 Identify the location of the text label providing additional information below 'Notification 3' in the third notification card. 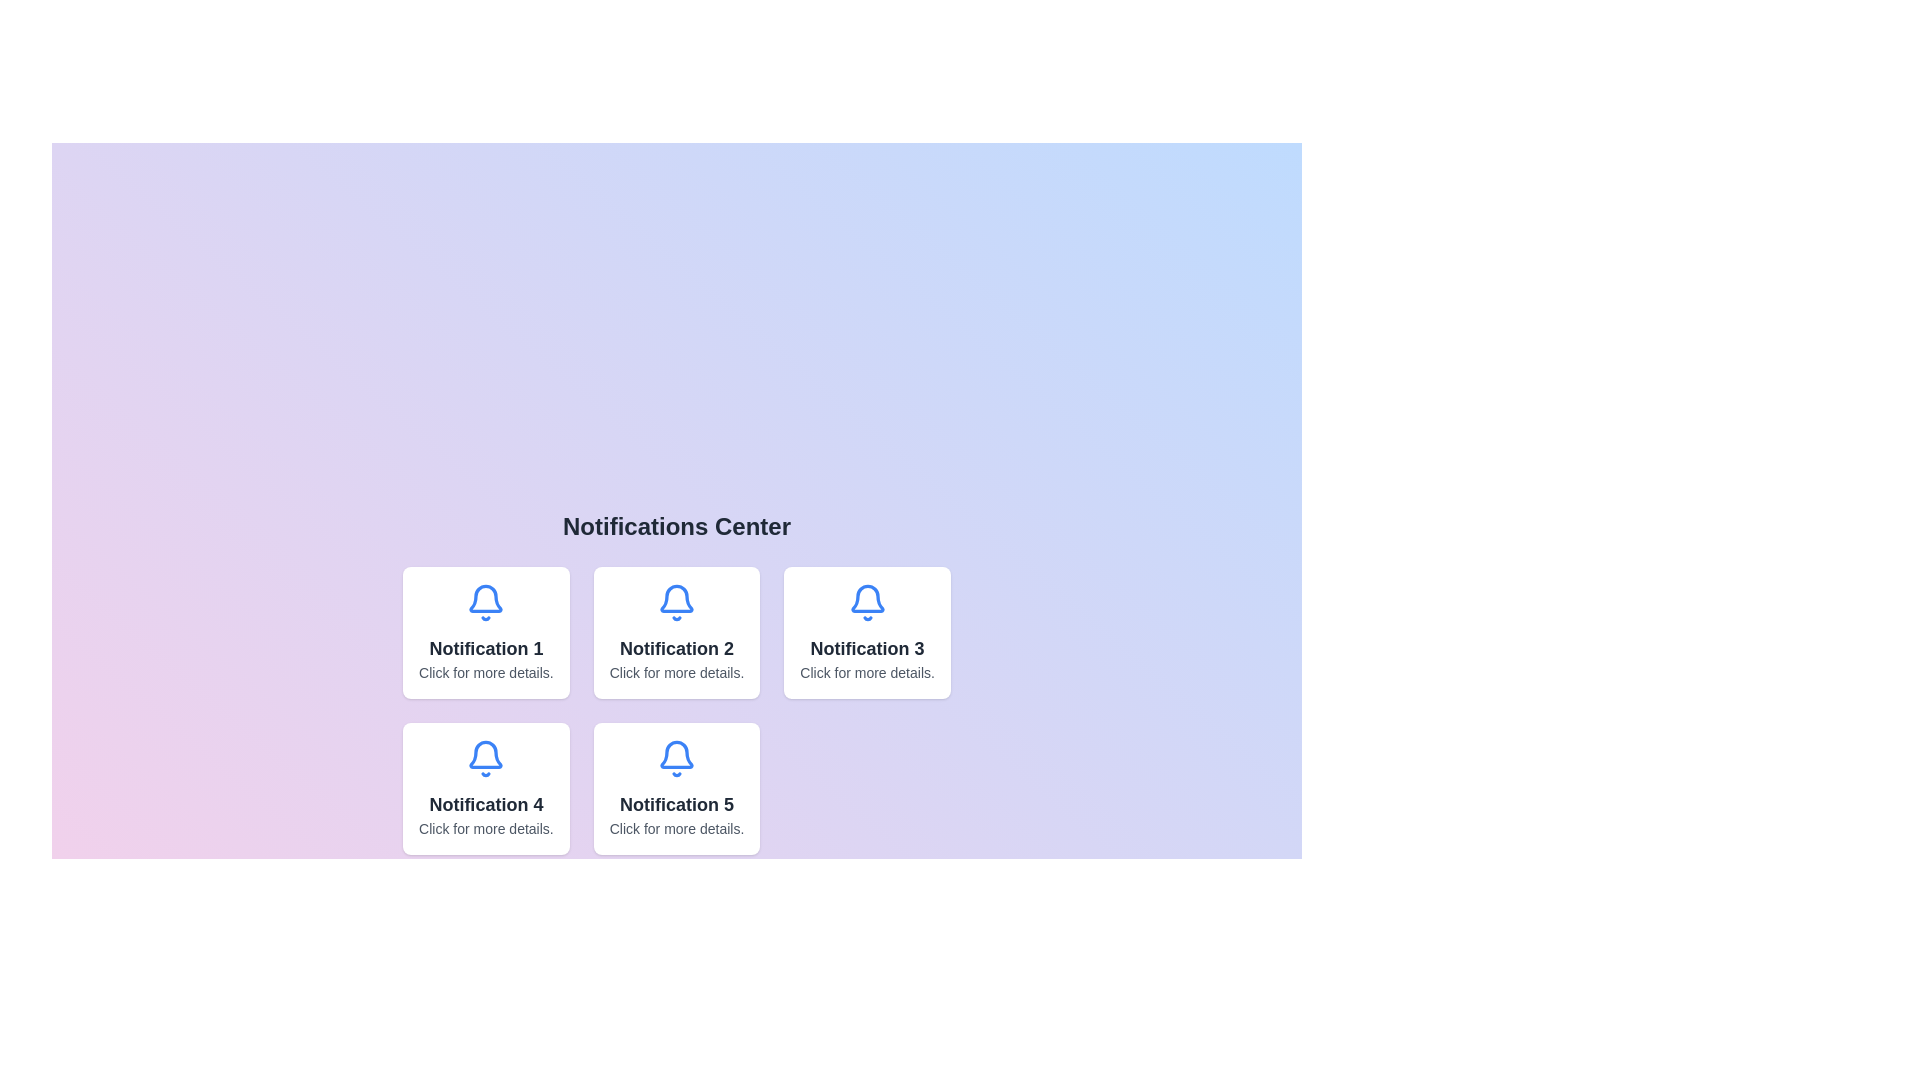
(867, 672).